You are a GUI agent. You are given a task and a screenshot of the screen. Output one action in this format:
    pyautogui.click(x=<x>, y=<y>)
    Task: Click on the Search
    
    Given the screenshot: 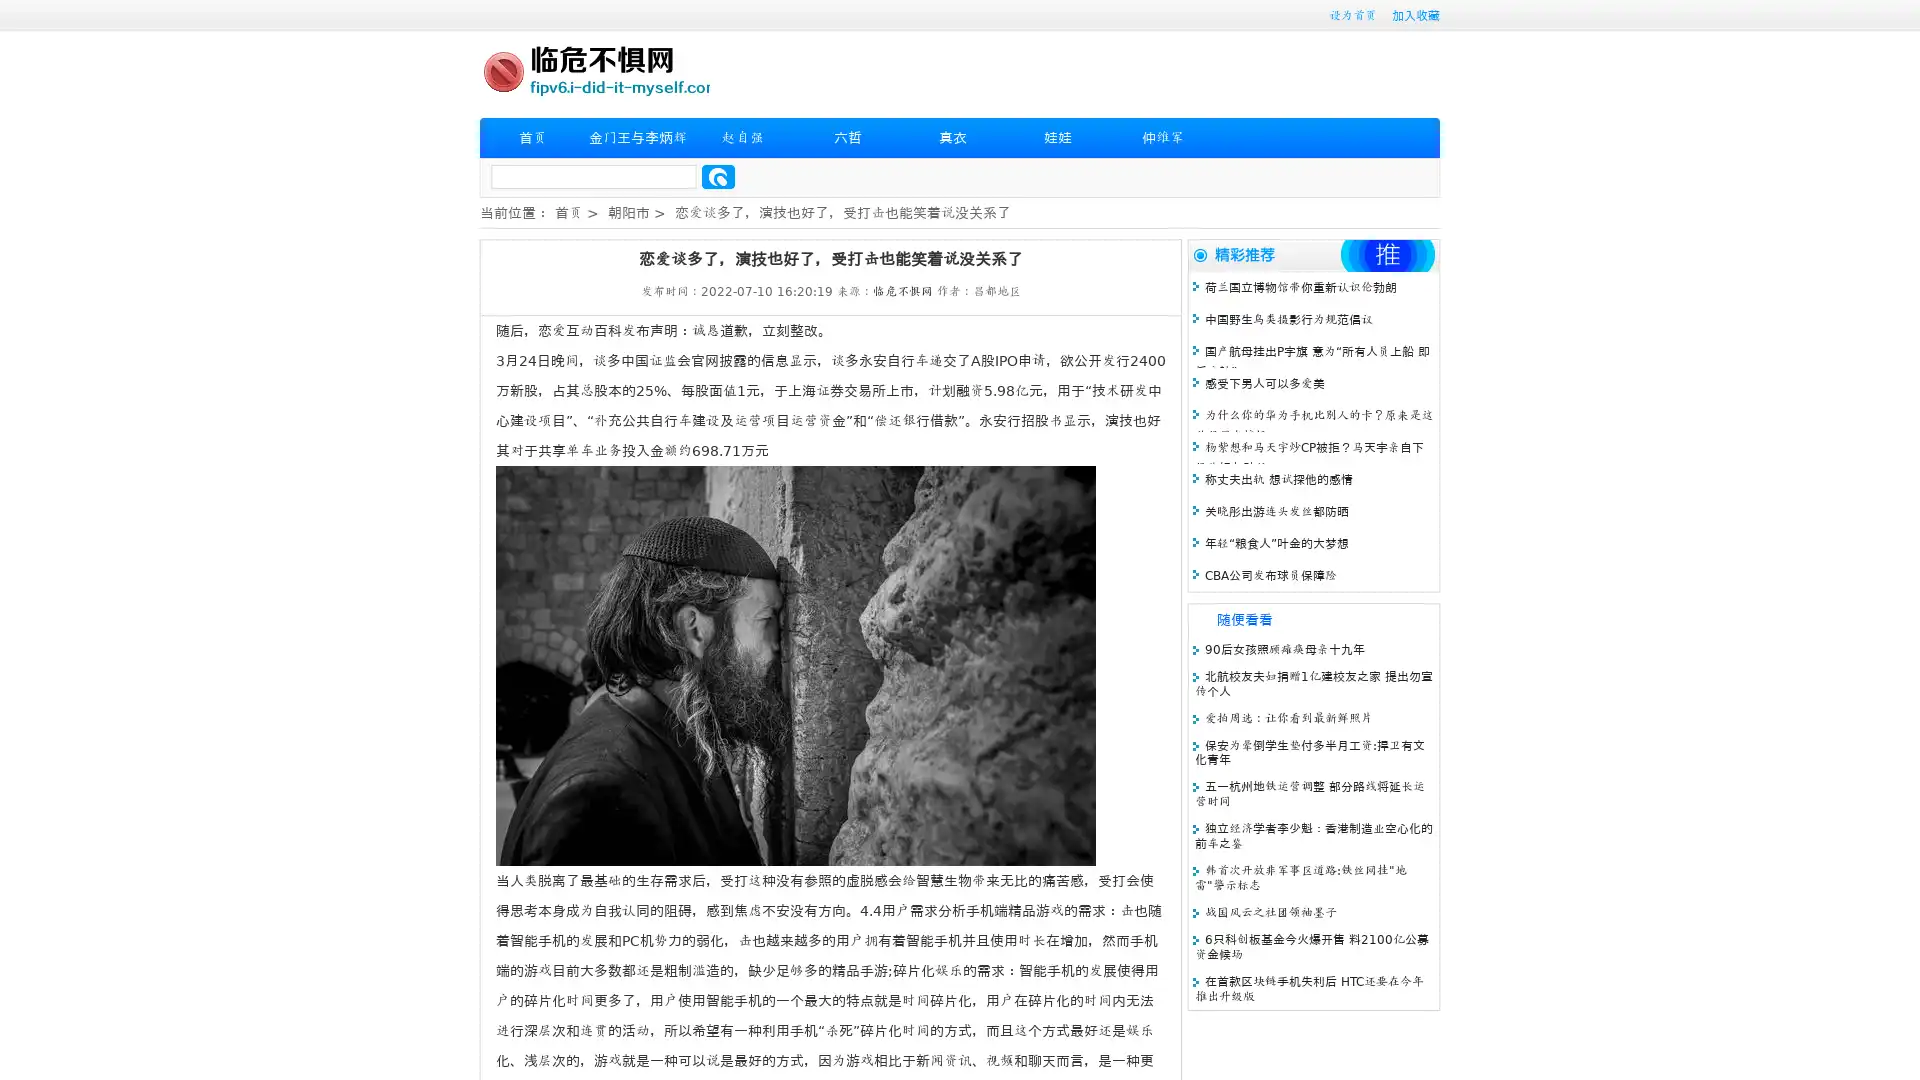 What is the action you would take?
    pyautogui.click(x=718, y=176)
    